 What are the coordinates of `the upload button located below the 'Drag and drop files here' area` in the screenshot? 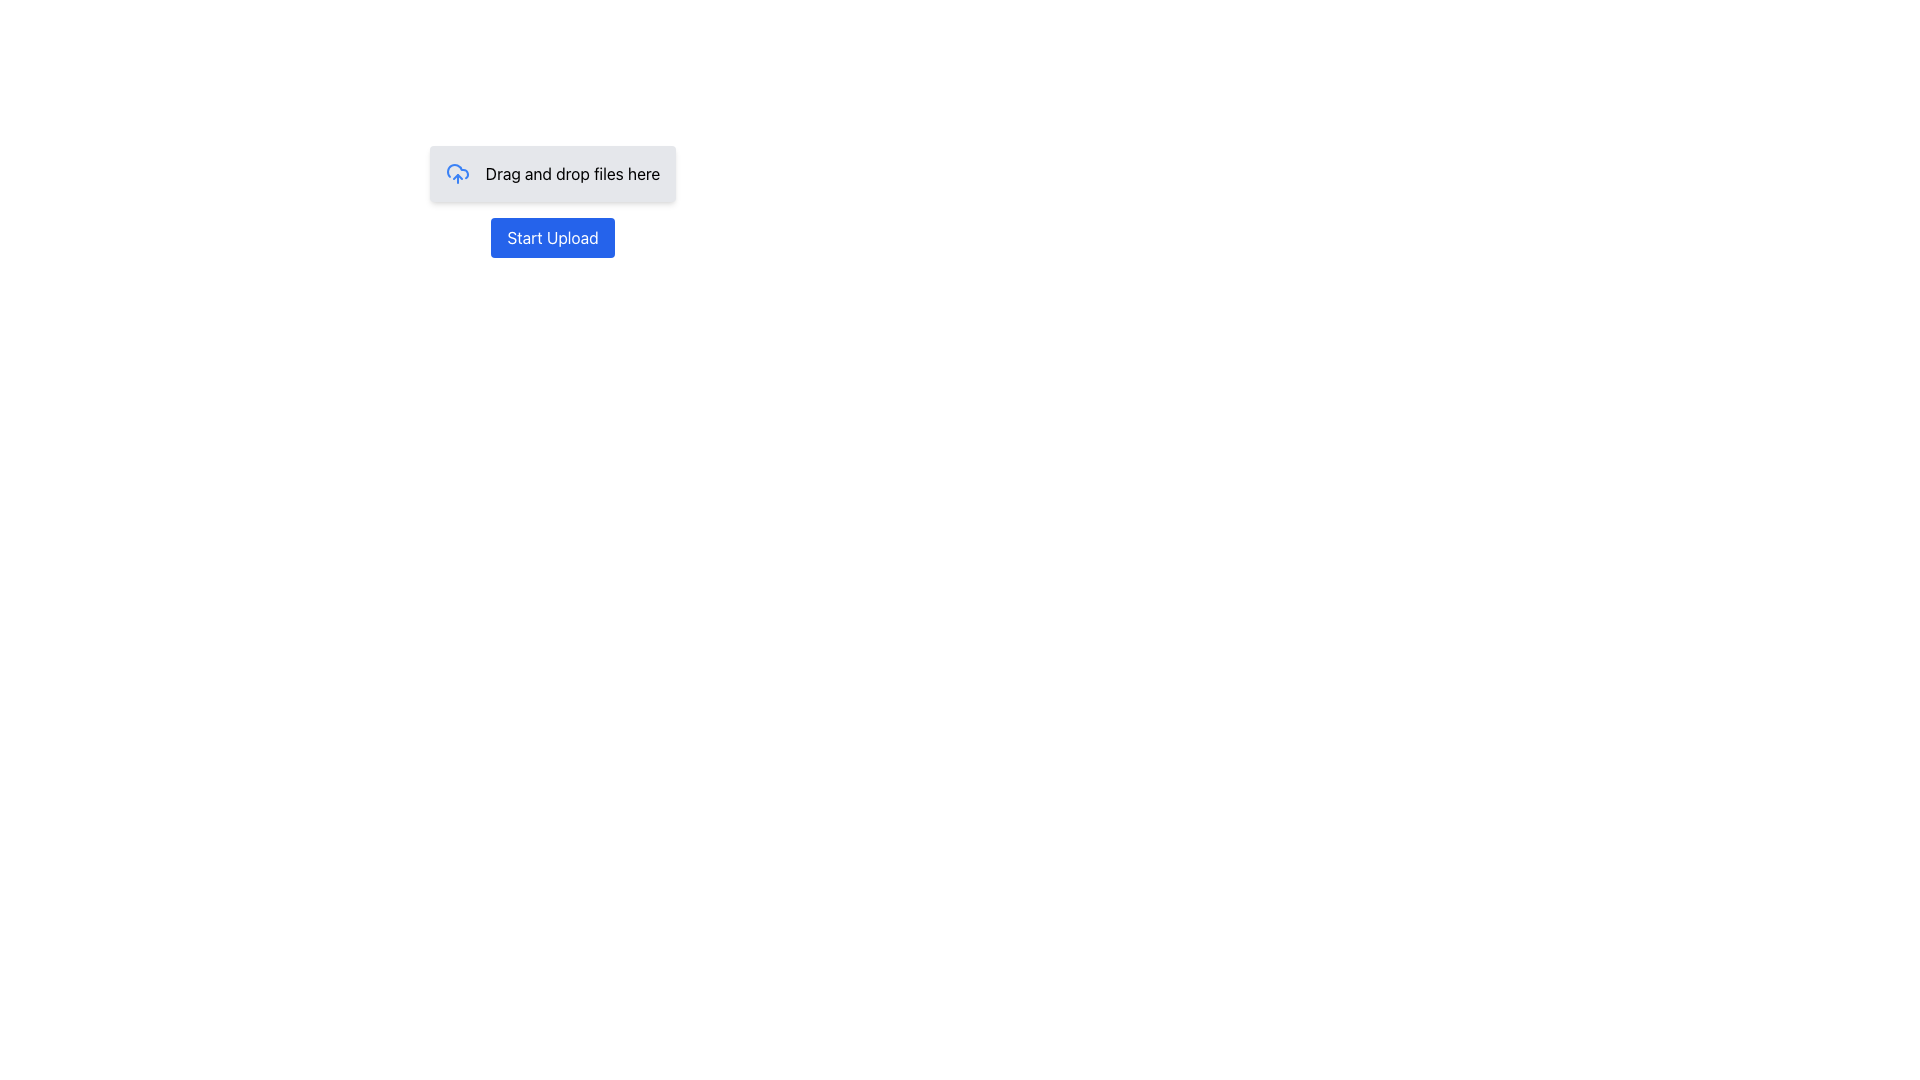 It's located at (552, 237).